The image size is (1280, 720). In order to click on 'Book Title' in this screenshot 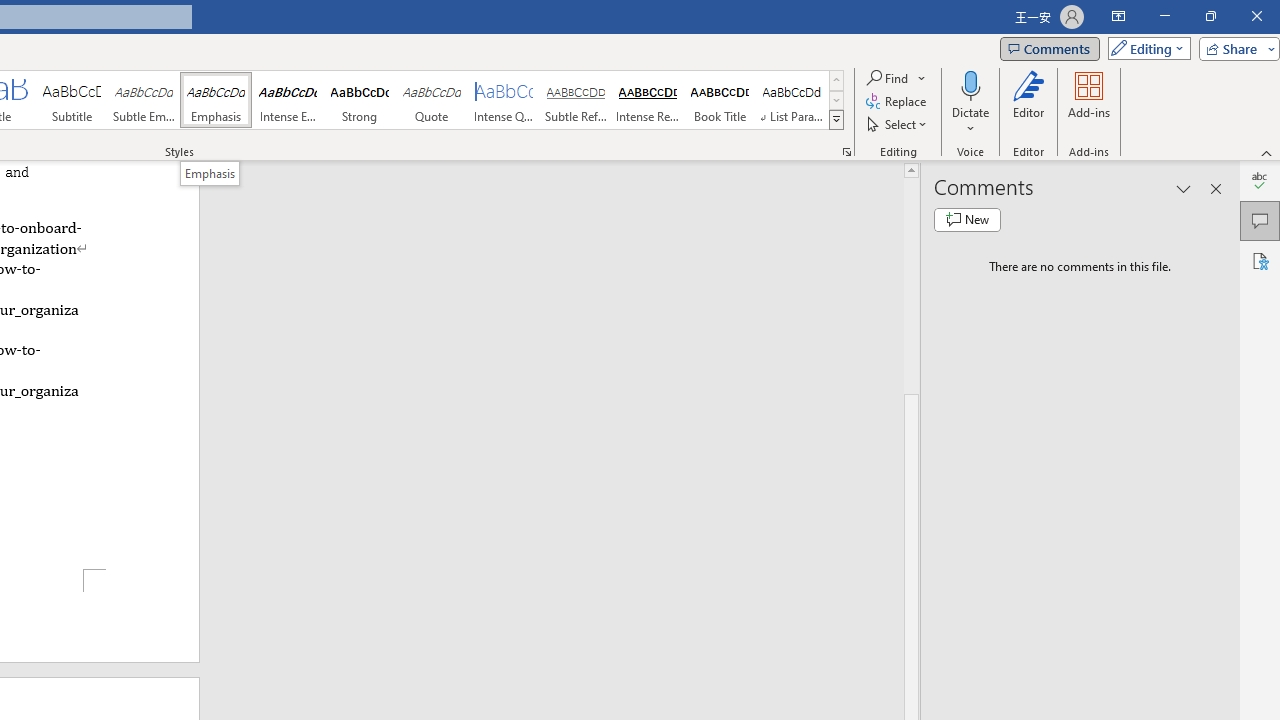, I will do `click(720, 100)`.